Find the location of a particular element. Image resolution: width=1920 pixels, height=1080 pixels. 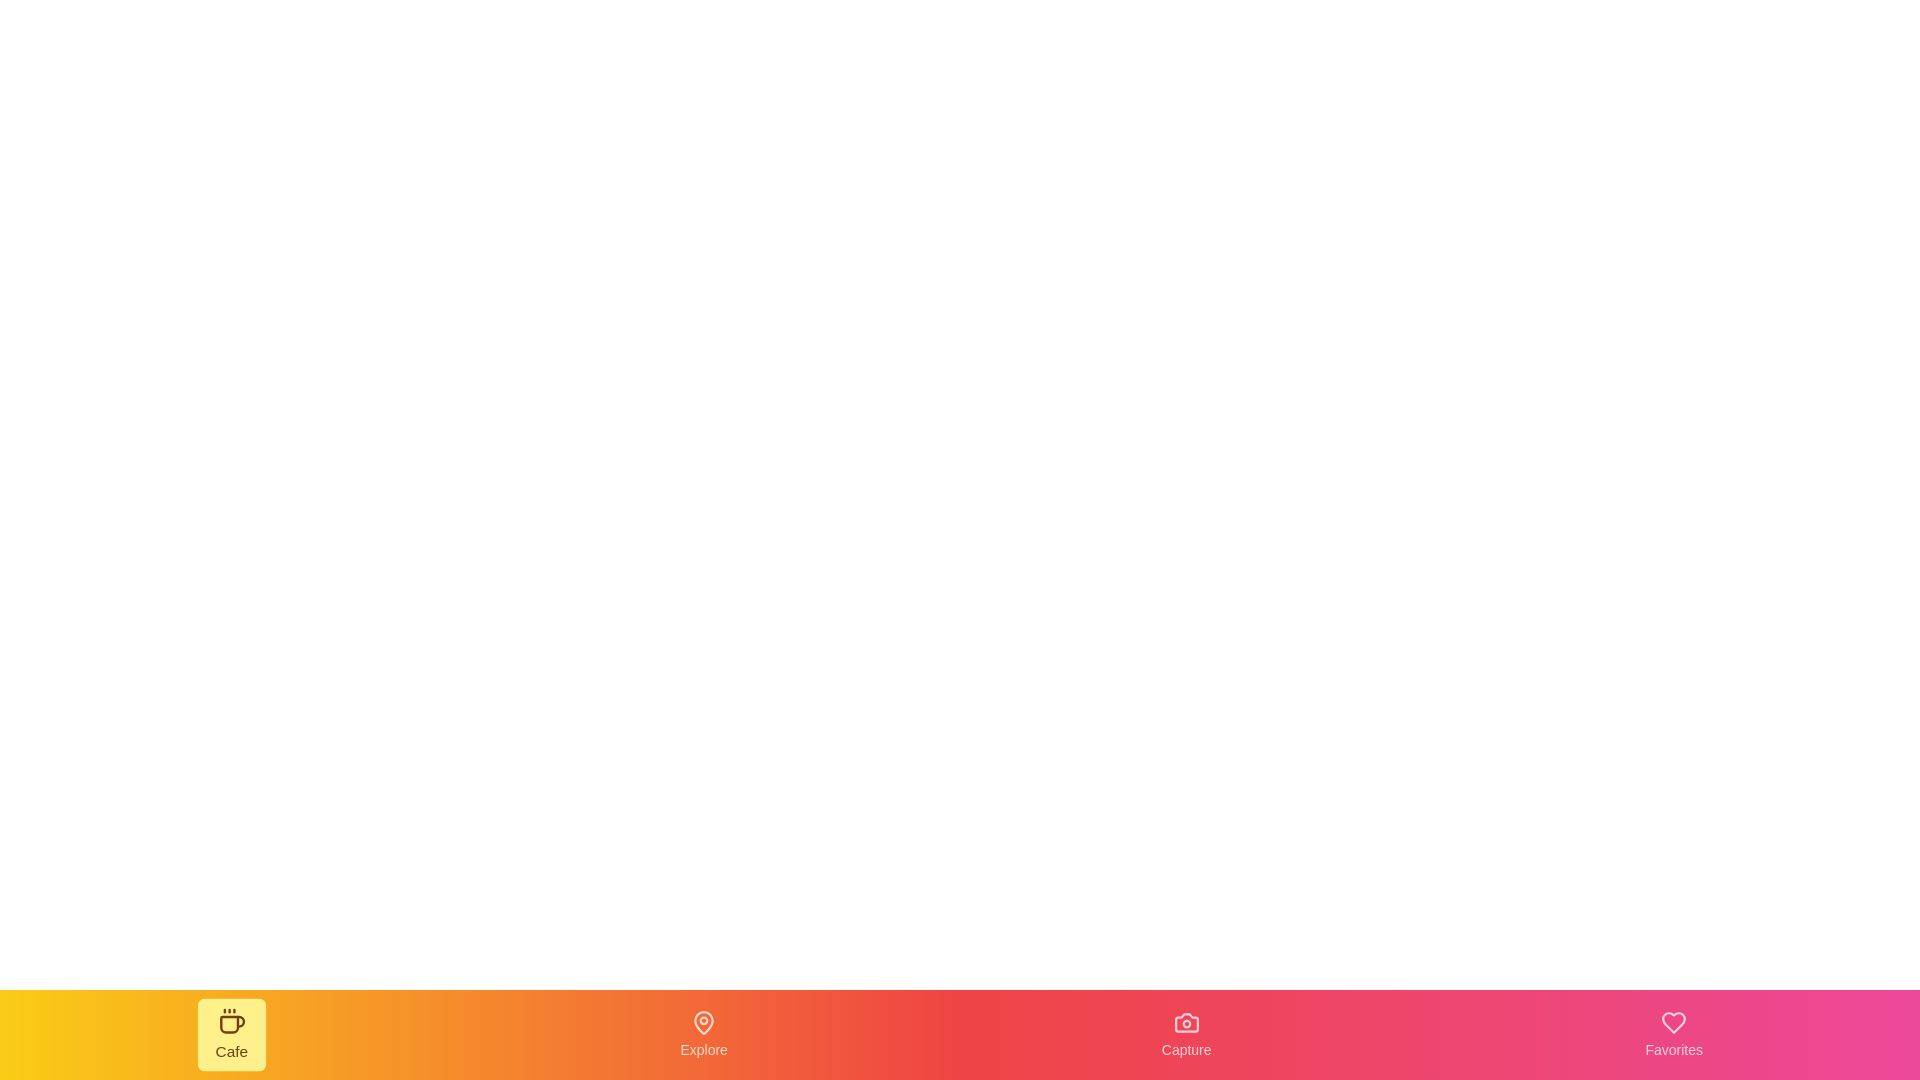

the navigation item Favorites from the bottom navigation bar is located at coordinates (1674, 1034).